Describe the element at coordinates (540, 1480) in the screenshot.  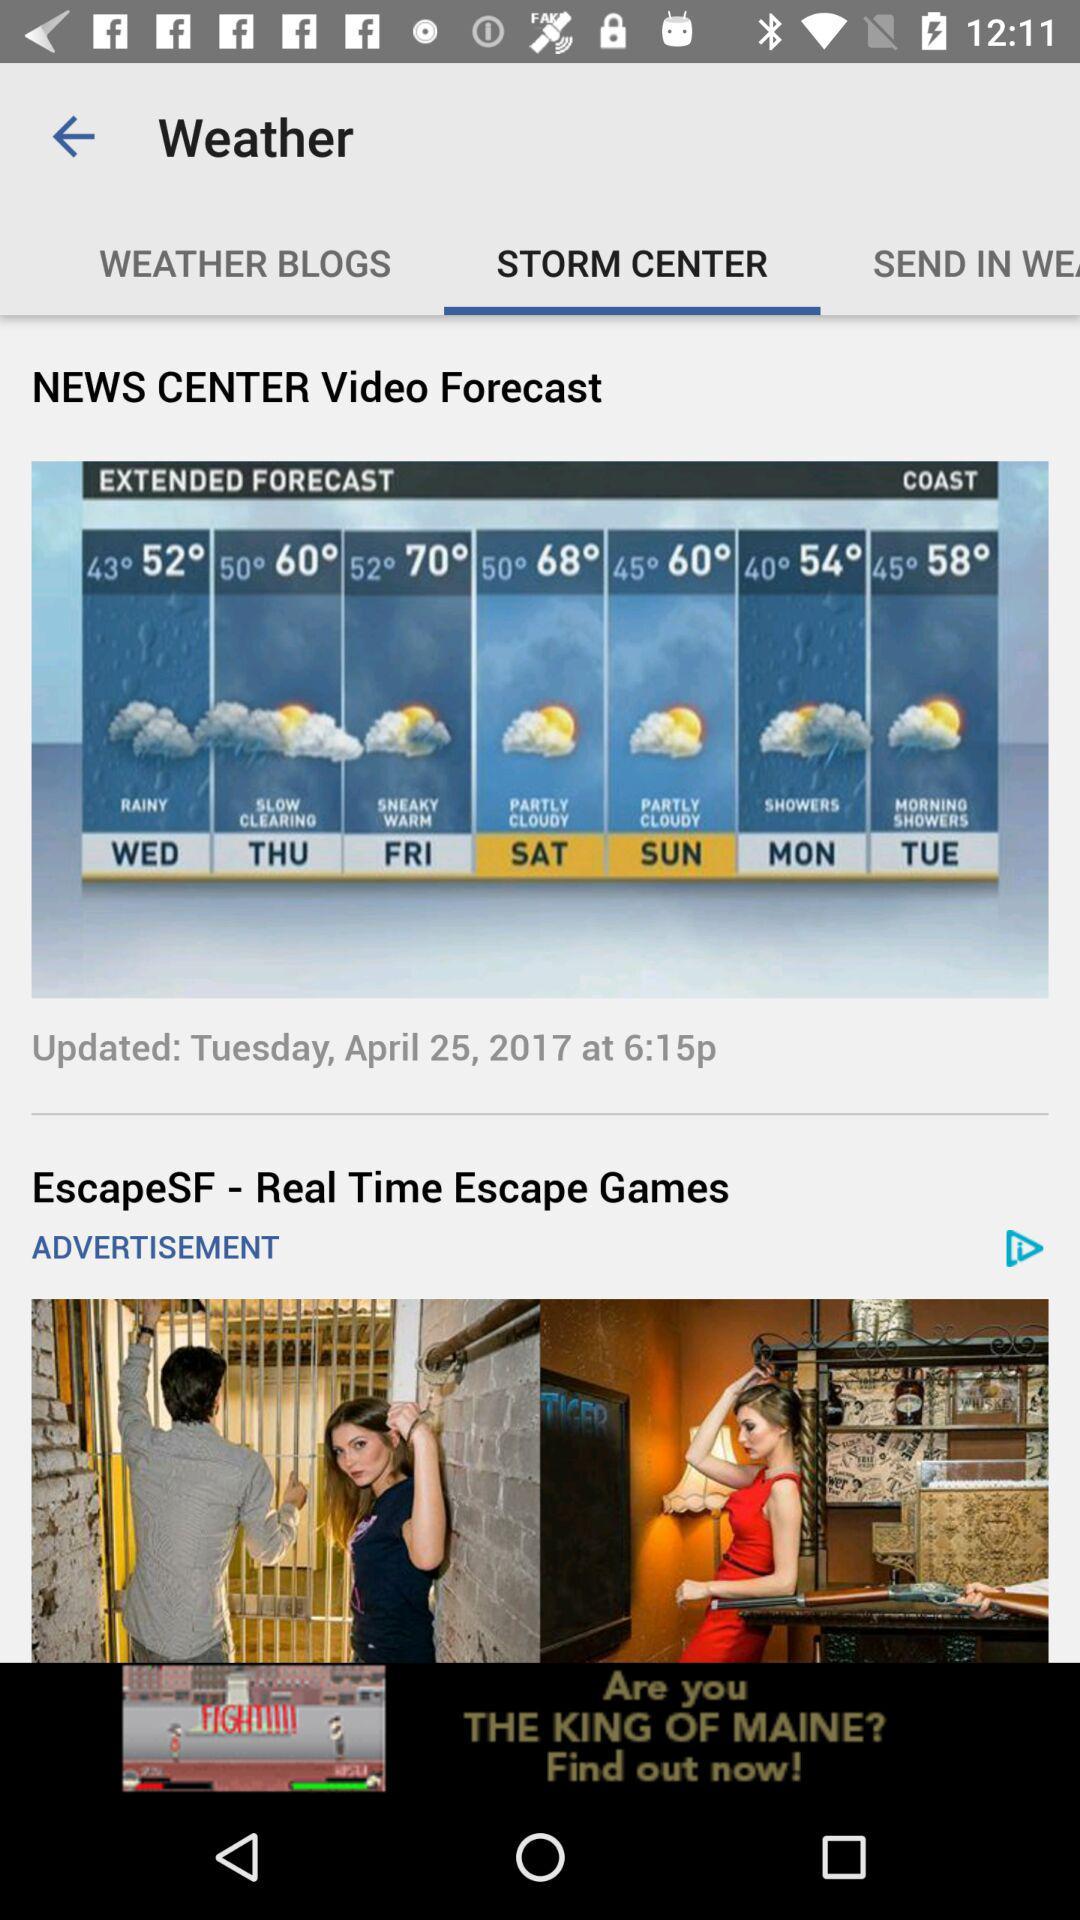
I see `bottom advertisement` at that location.